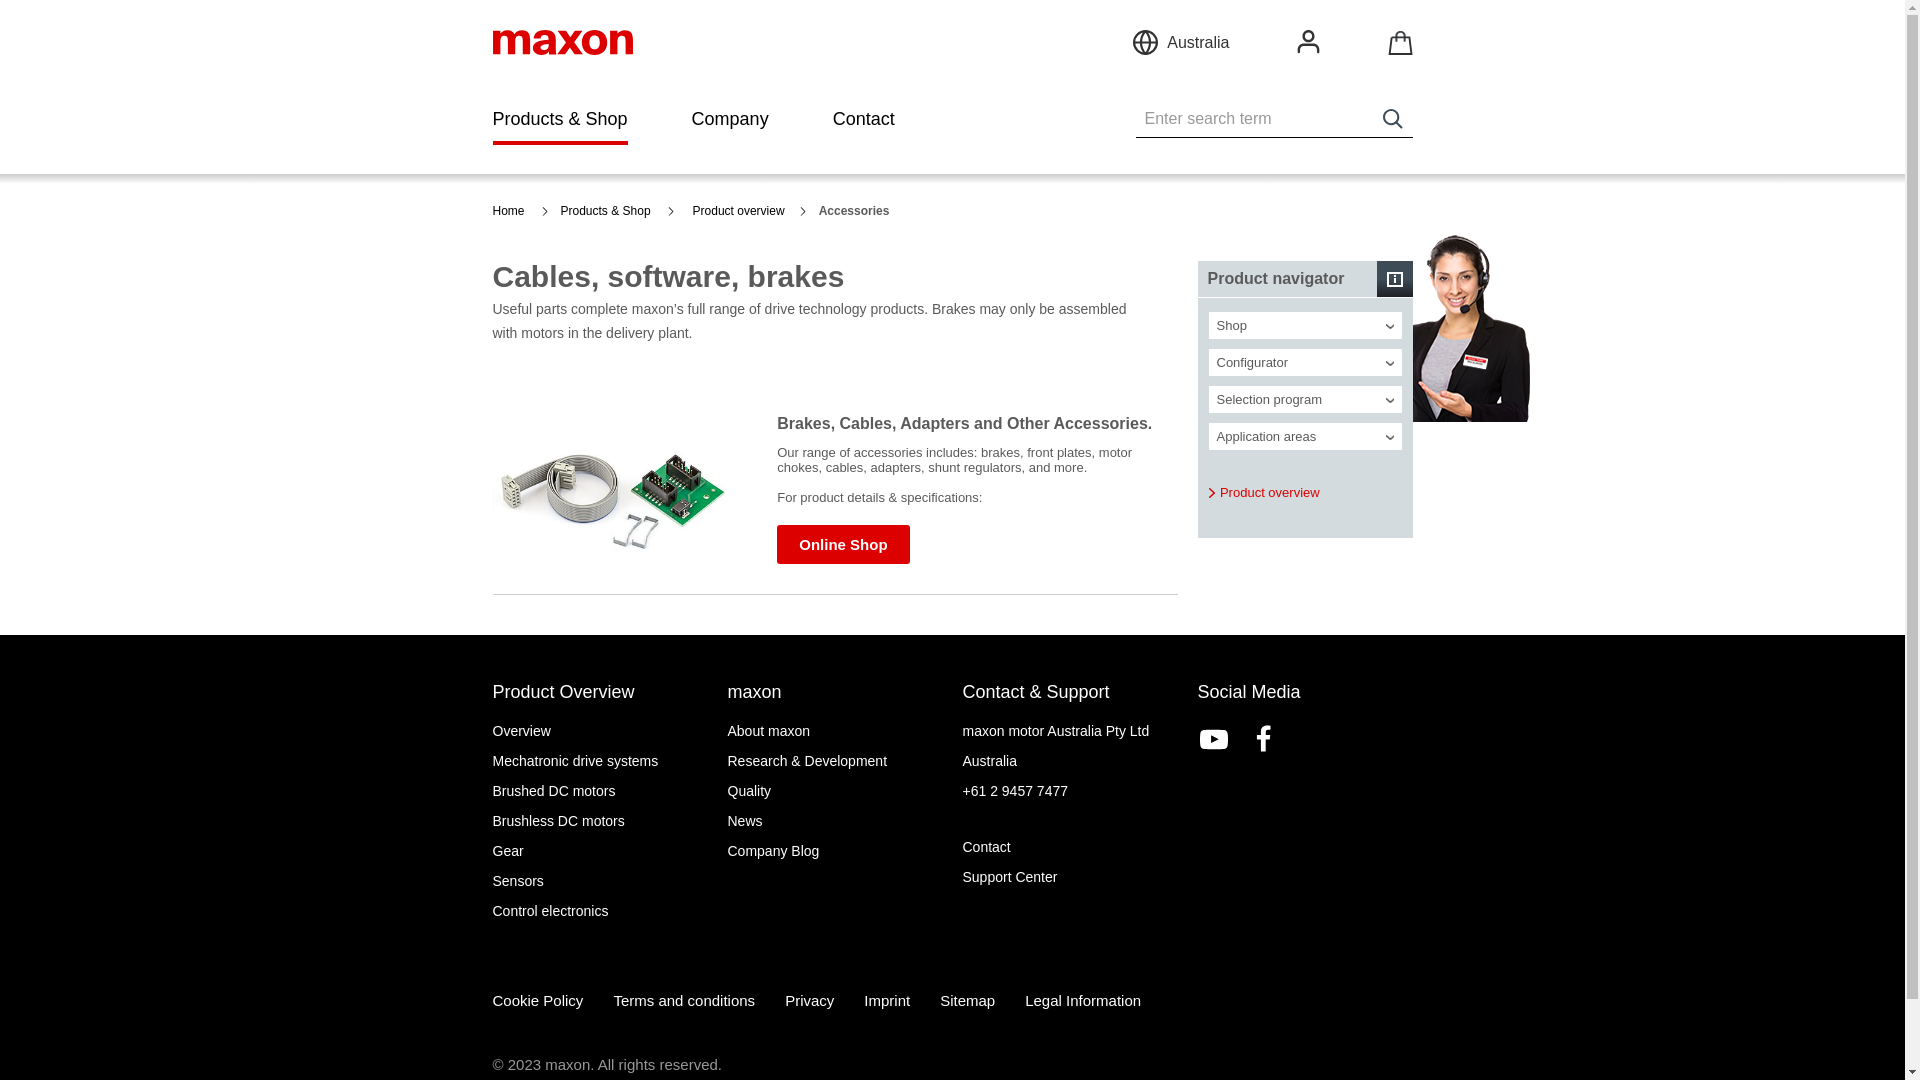 This screenshot has height=1080, width=1920. I want to click on 'Legal Information', so click(1082, 1000).